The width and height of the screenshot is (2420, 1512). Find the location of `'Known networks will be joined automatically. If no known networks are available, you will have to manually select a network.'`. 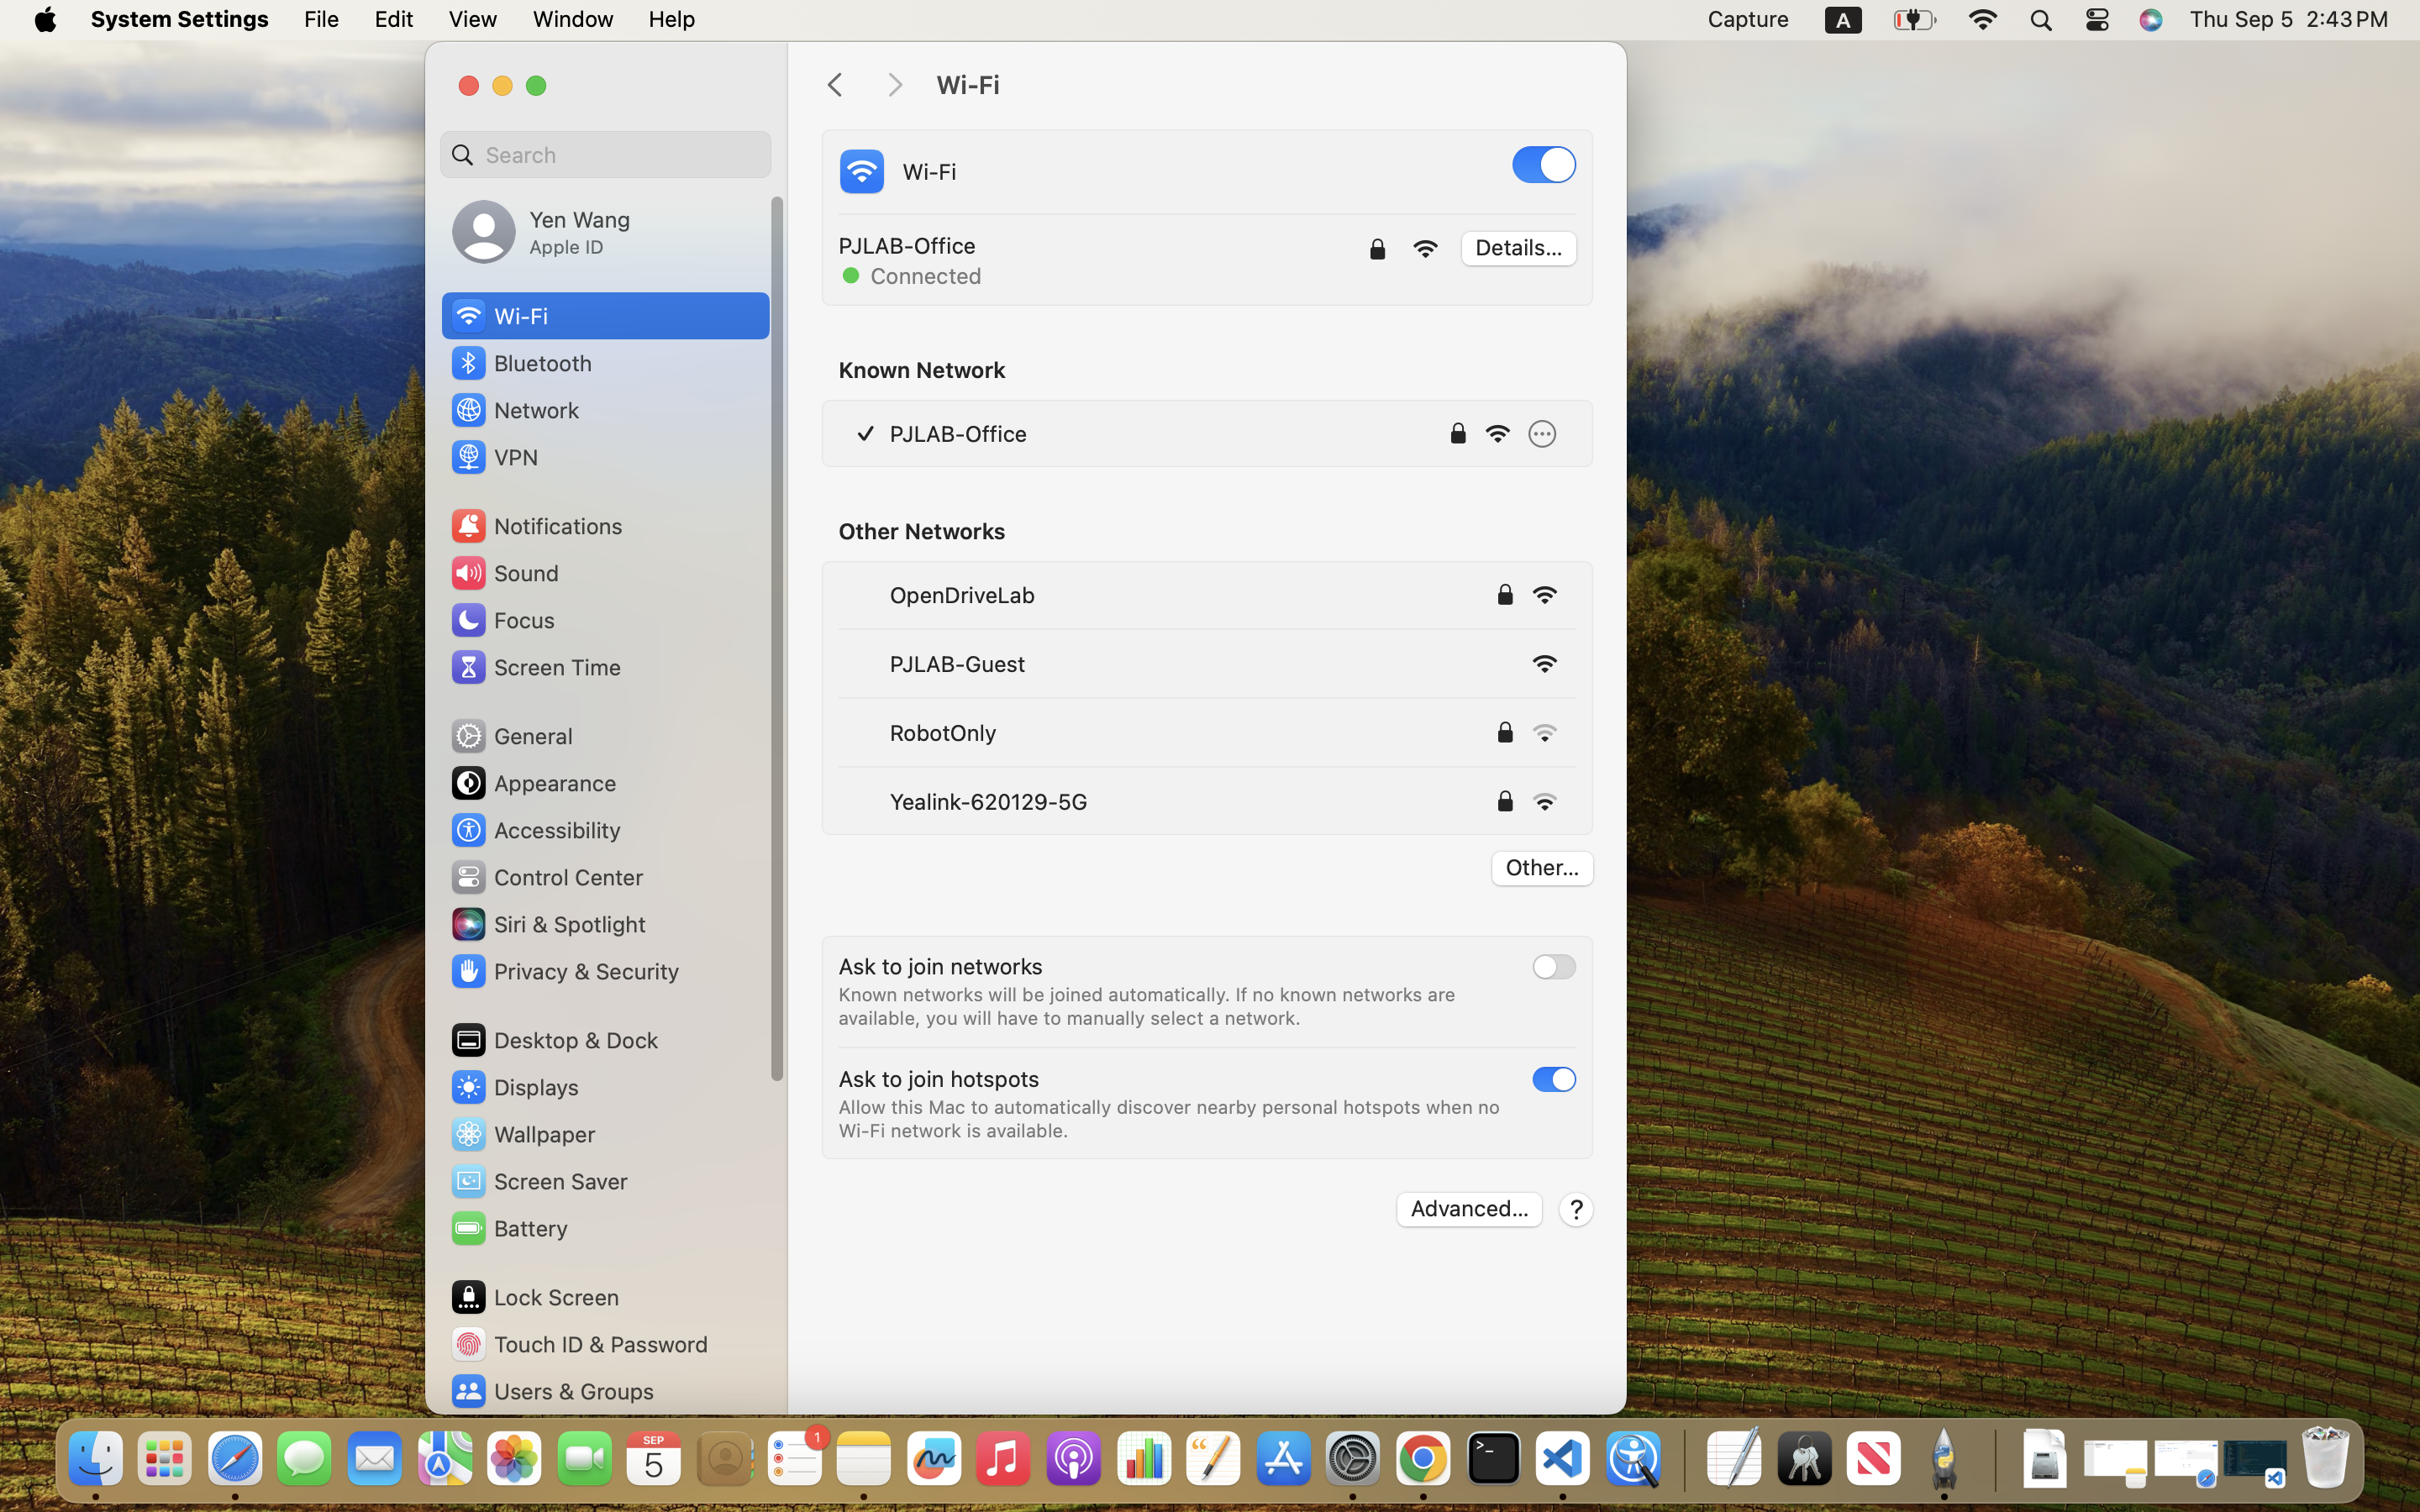

'Known networks will be joined automatically. If no known networks are available, you will have to manually select a network.' is located at coordinates (1149, 1006).